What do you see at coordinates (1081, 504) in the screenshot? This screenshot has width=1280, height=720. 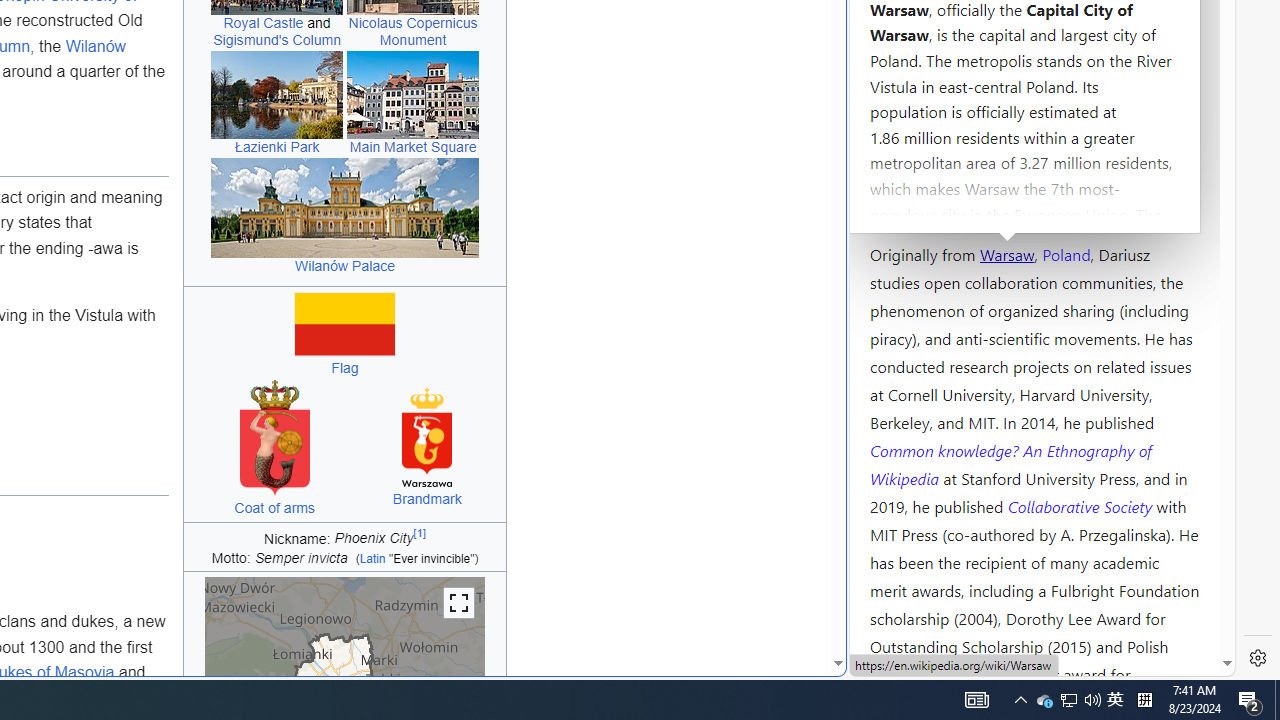 I see `'Collaborative Society '` at bounding box center [1081, 504].